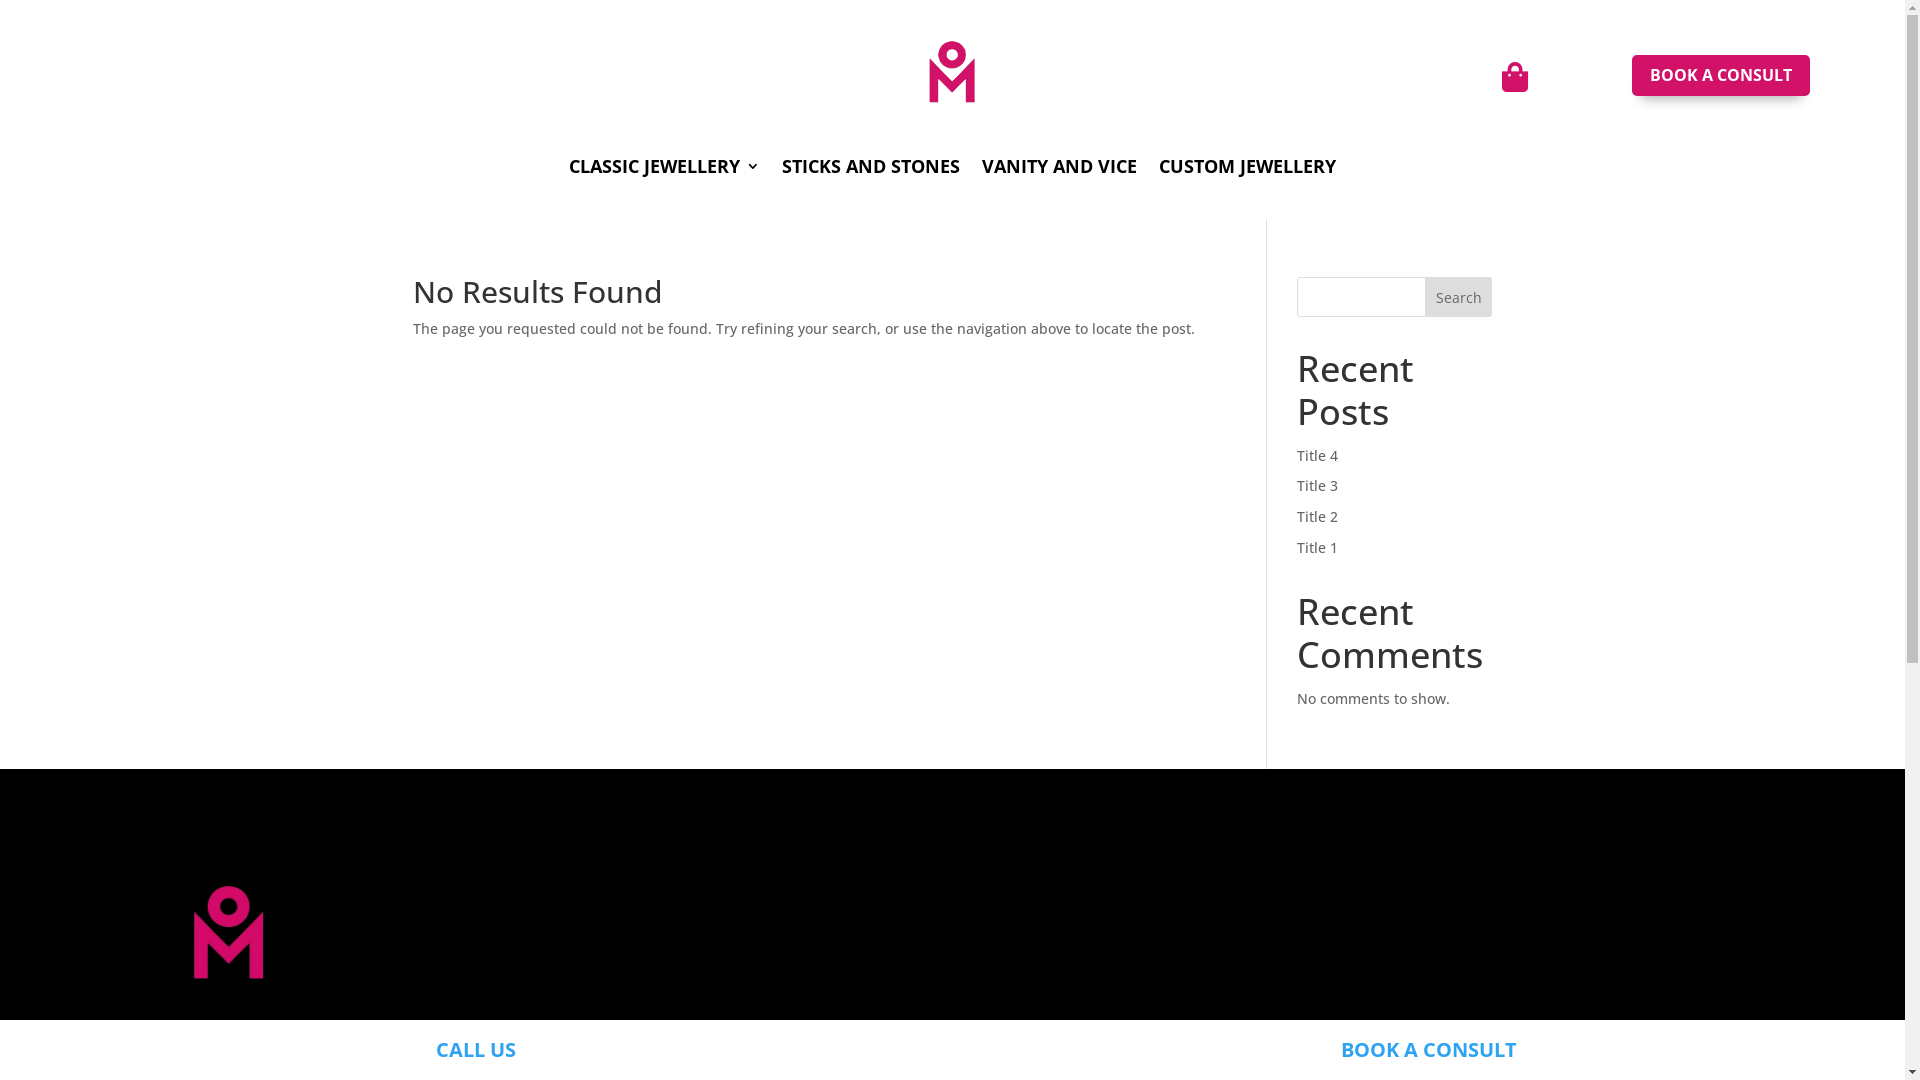  Describe the element at coordinates (1317, 515) in the screenshot. I see `'Title 2'` at that location.